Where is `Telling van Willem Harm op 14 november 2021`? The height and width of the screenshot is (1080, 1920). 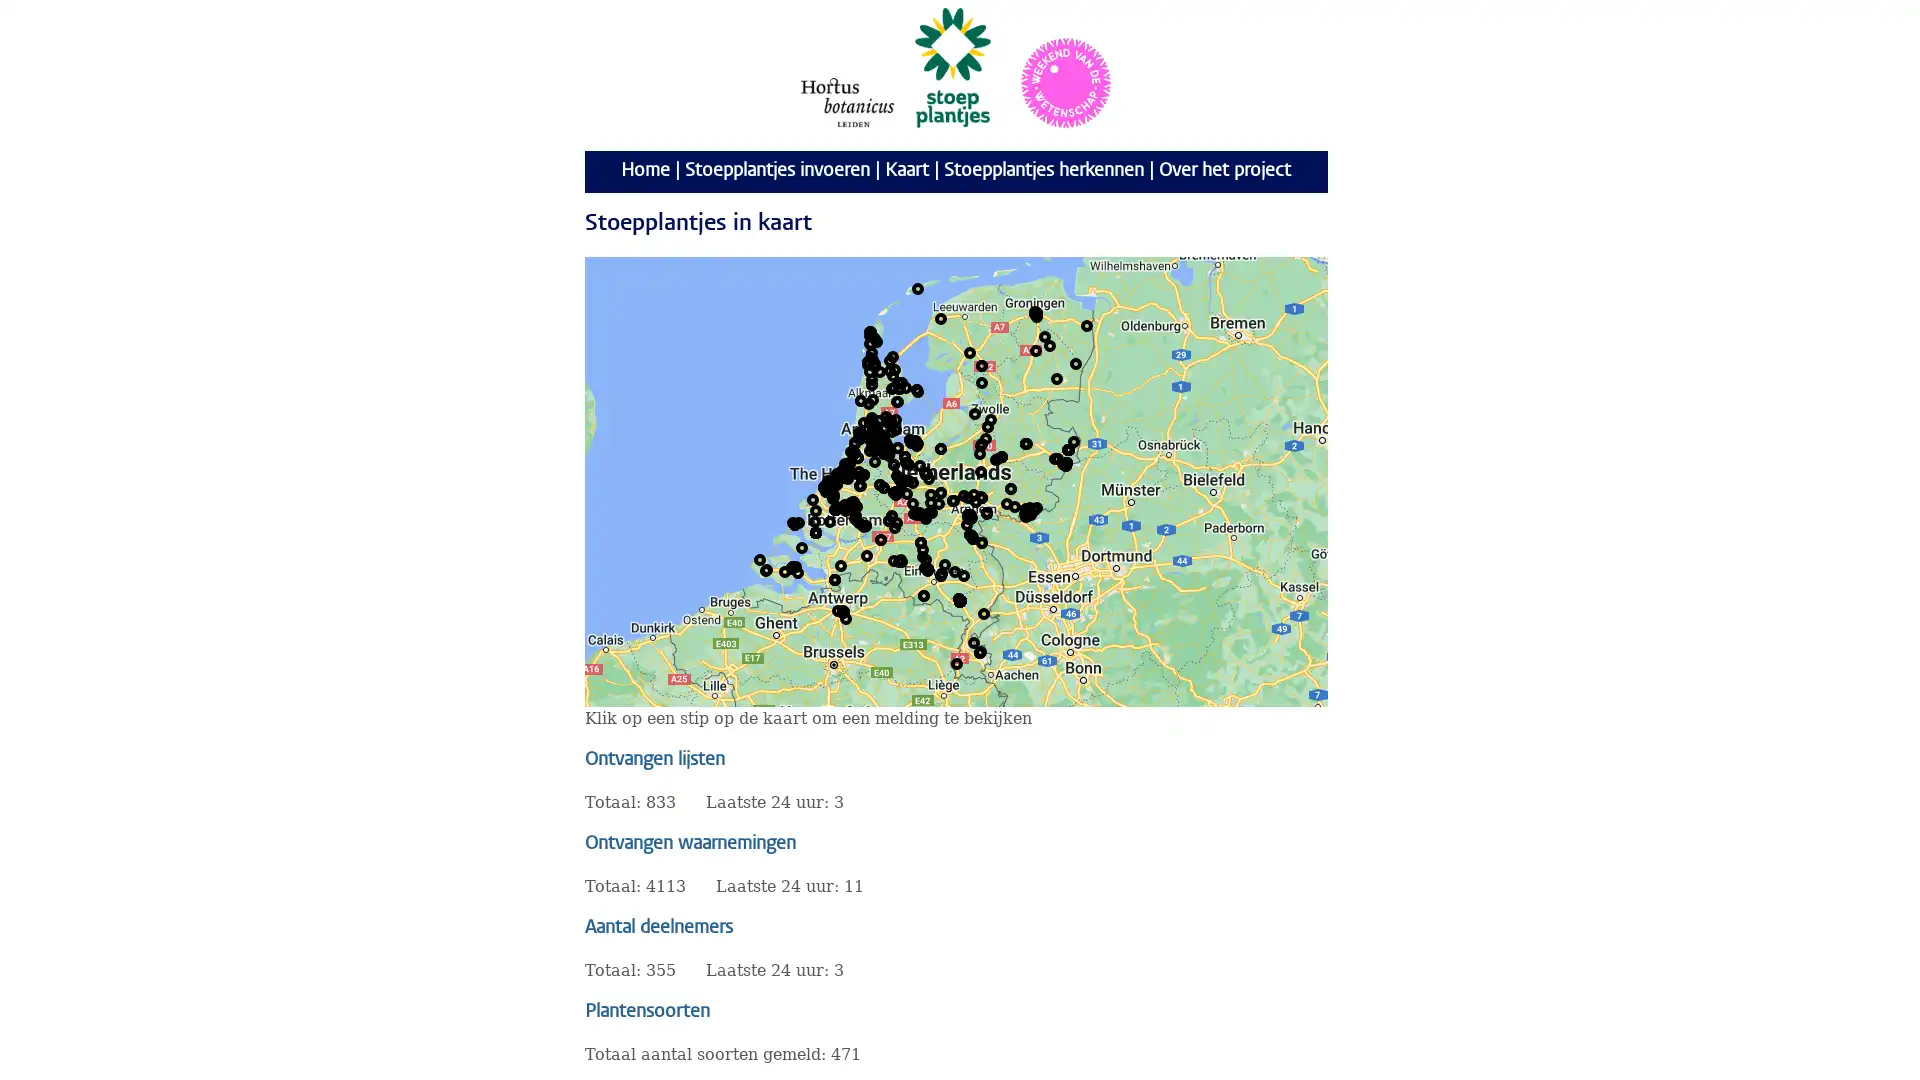
Telling van Willem Harm op 14 november 2021 is located at coordinates (854, 504).